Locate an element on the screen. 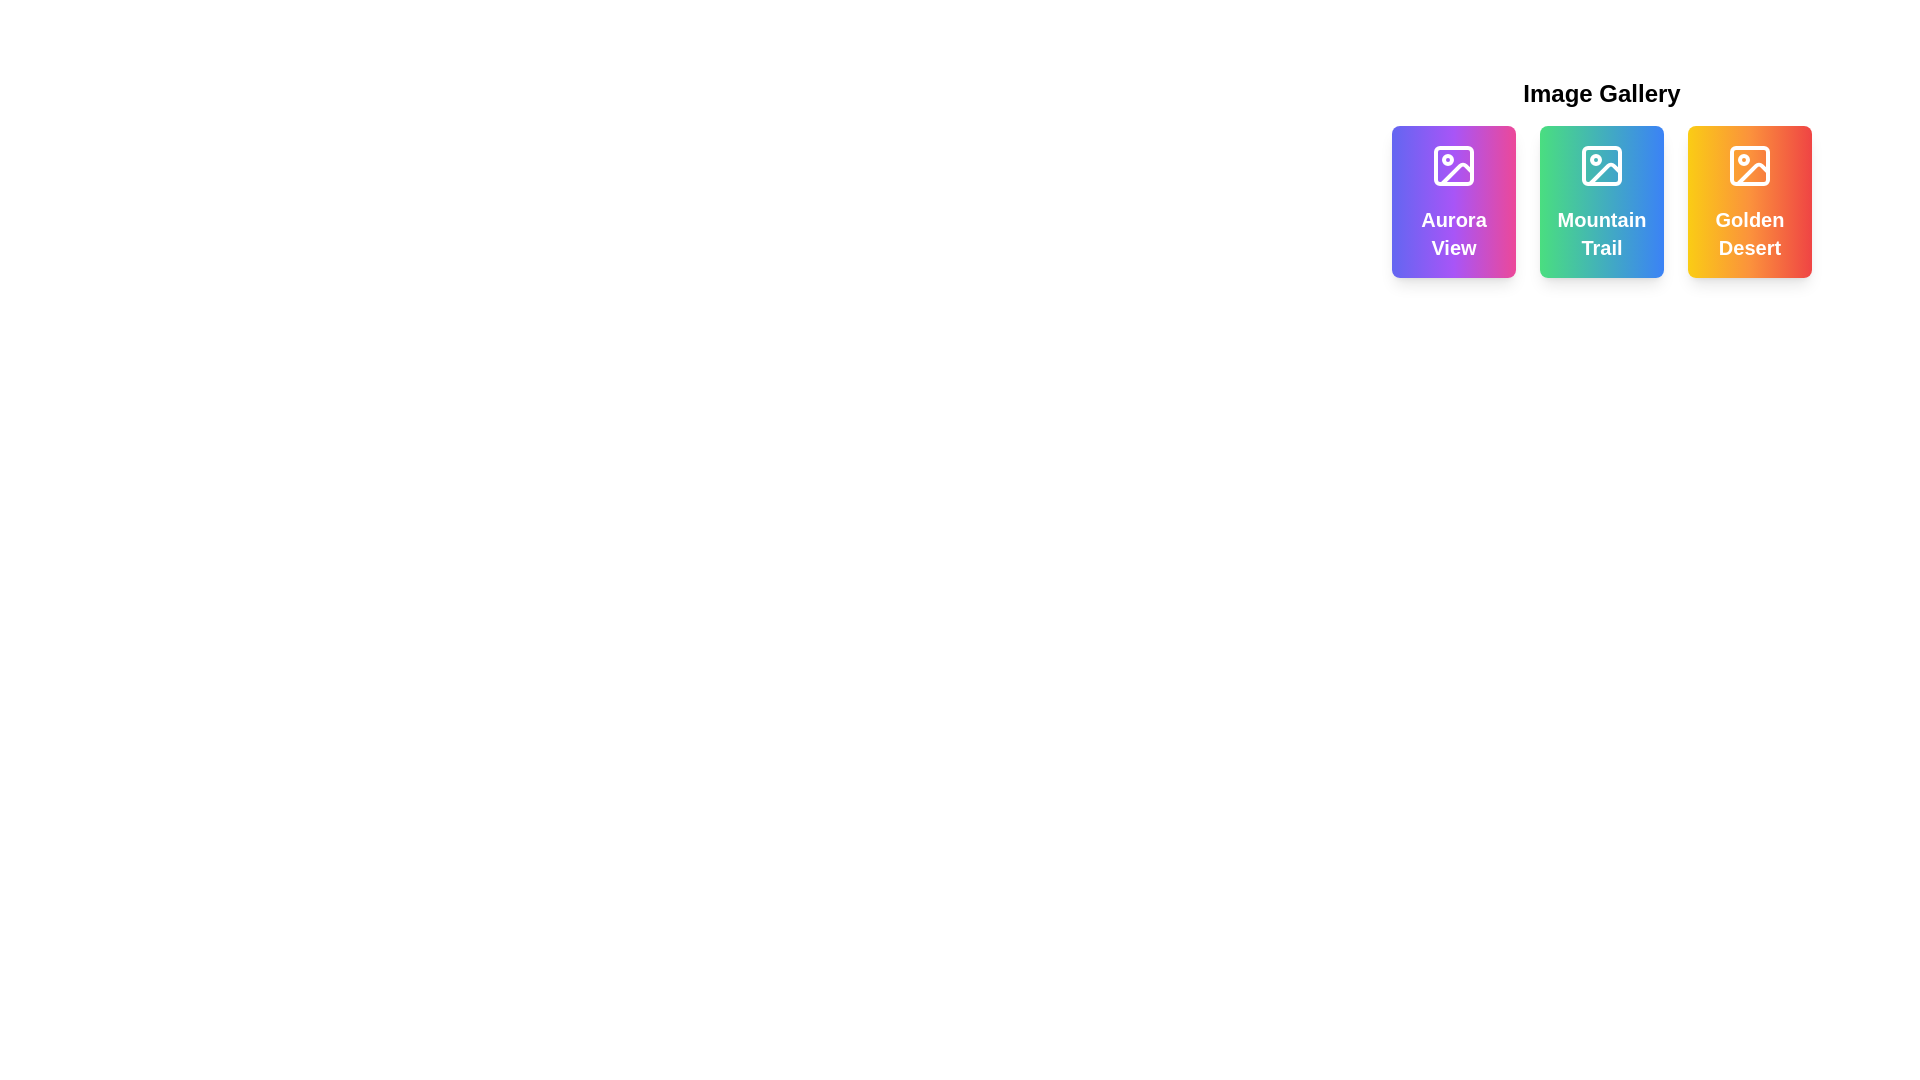 This screenshot has width=1920, height=1080. the decorative graphical element located centrally within the 'Mountain Trail' card in the image gallery is located at coordinates (1602, 164).